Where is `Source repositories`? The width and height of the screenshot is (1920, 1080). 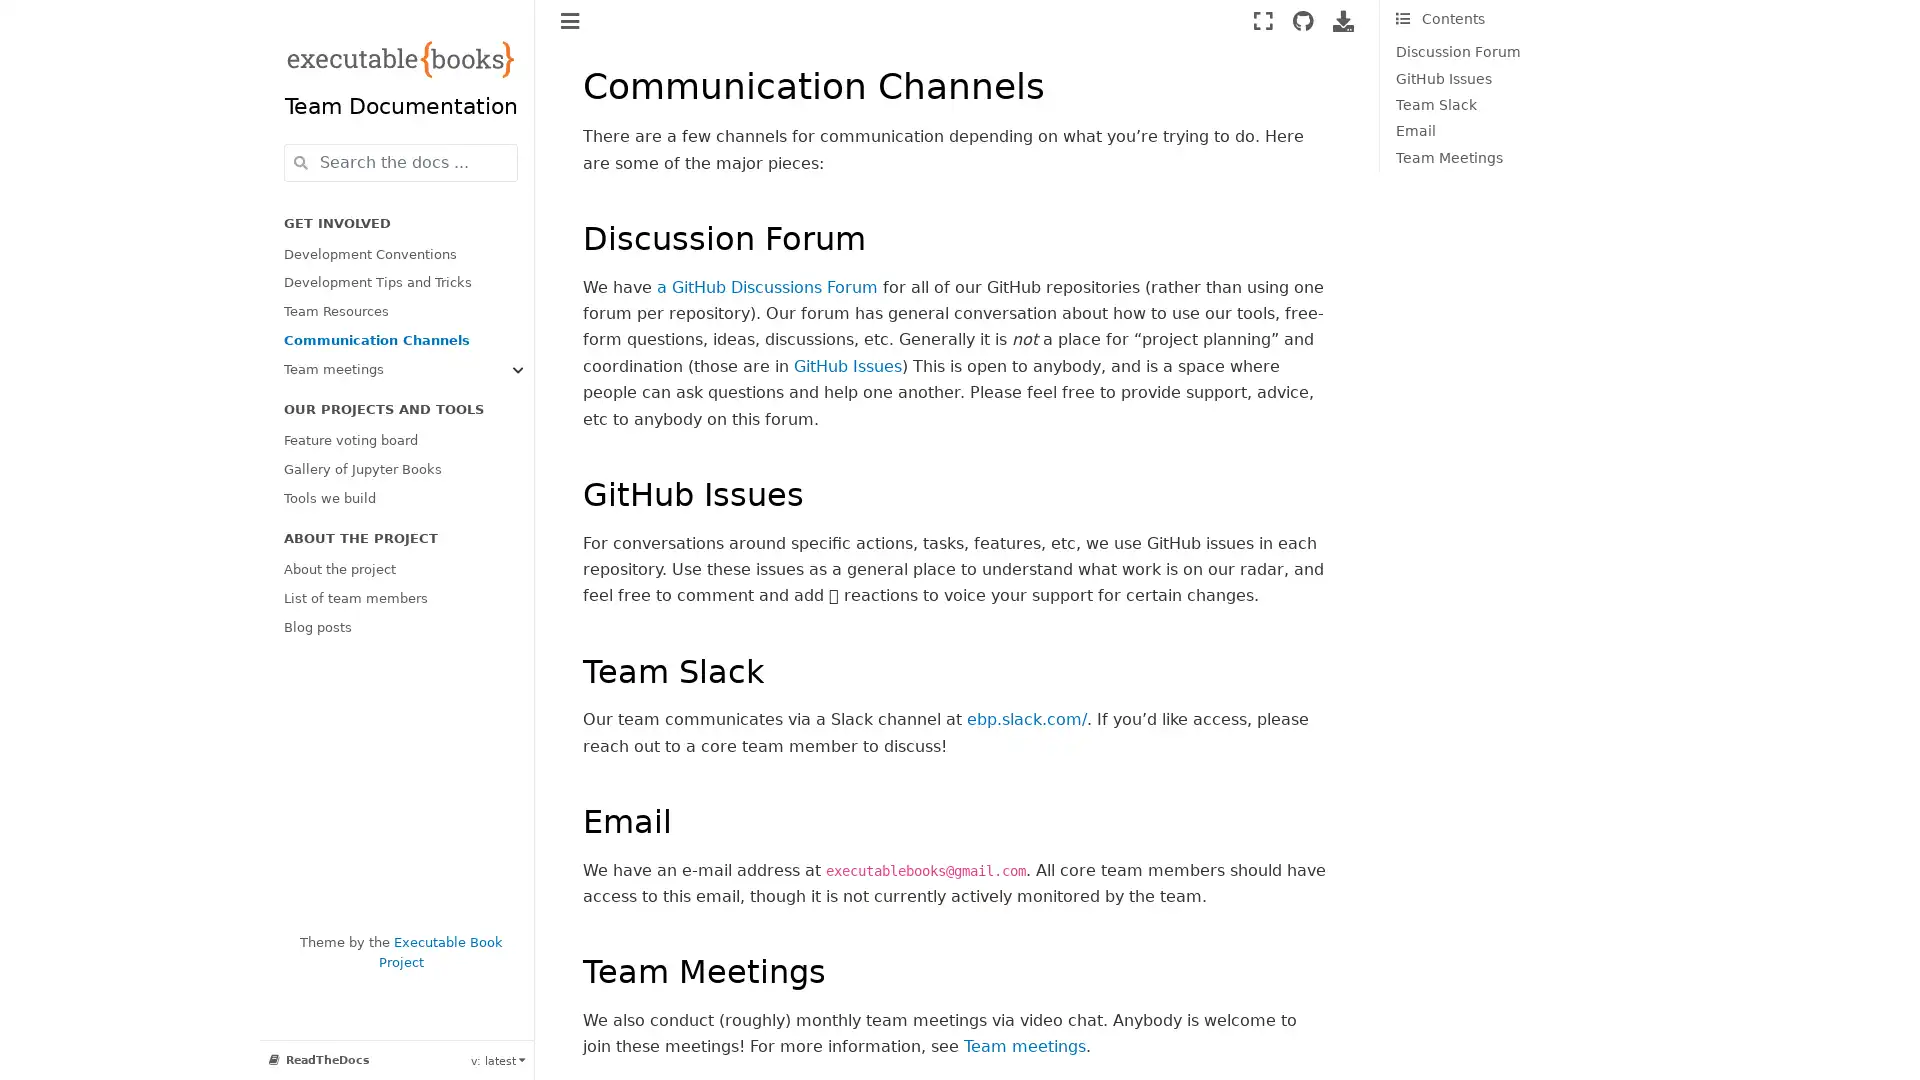
Source repositories is located at coordinates (1302, 20).